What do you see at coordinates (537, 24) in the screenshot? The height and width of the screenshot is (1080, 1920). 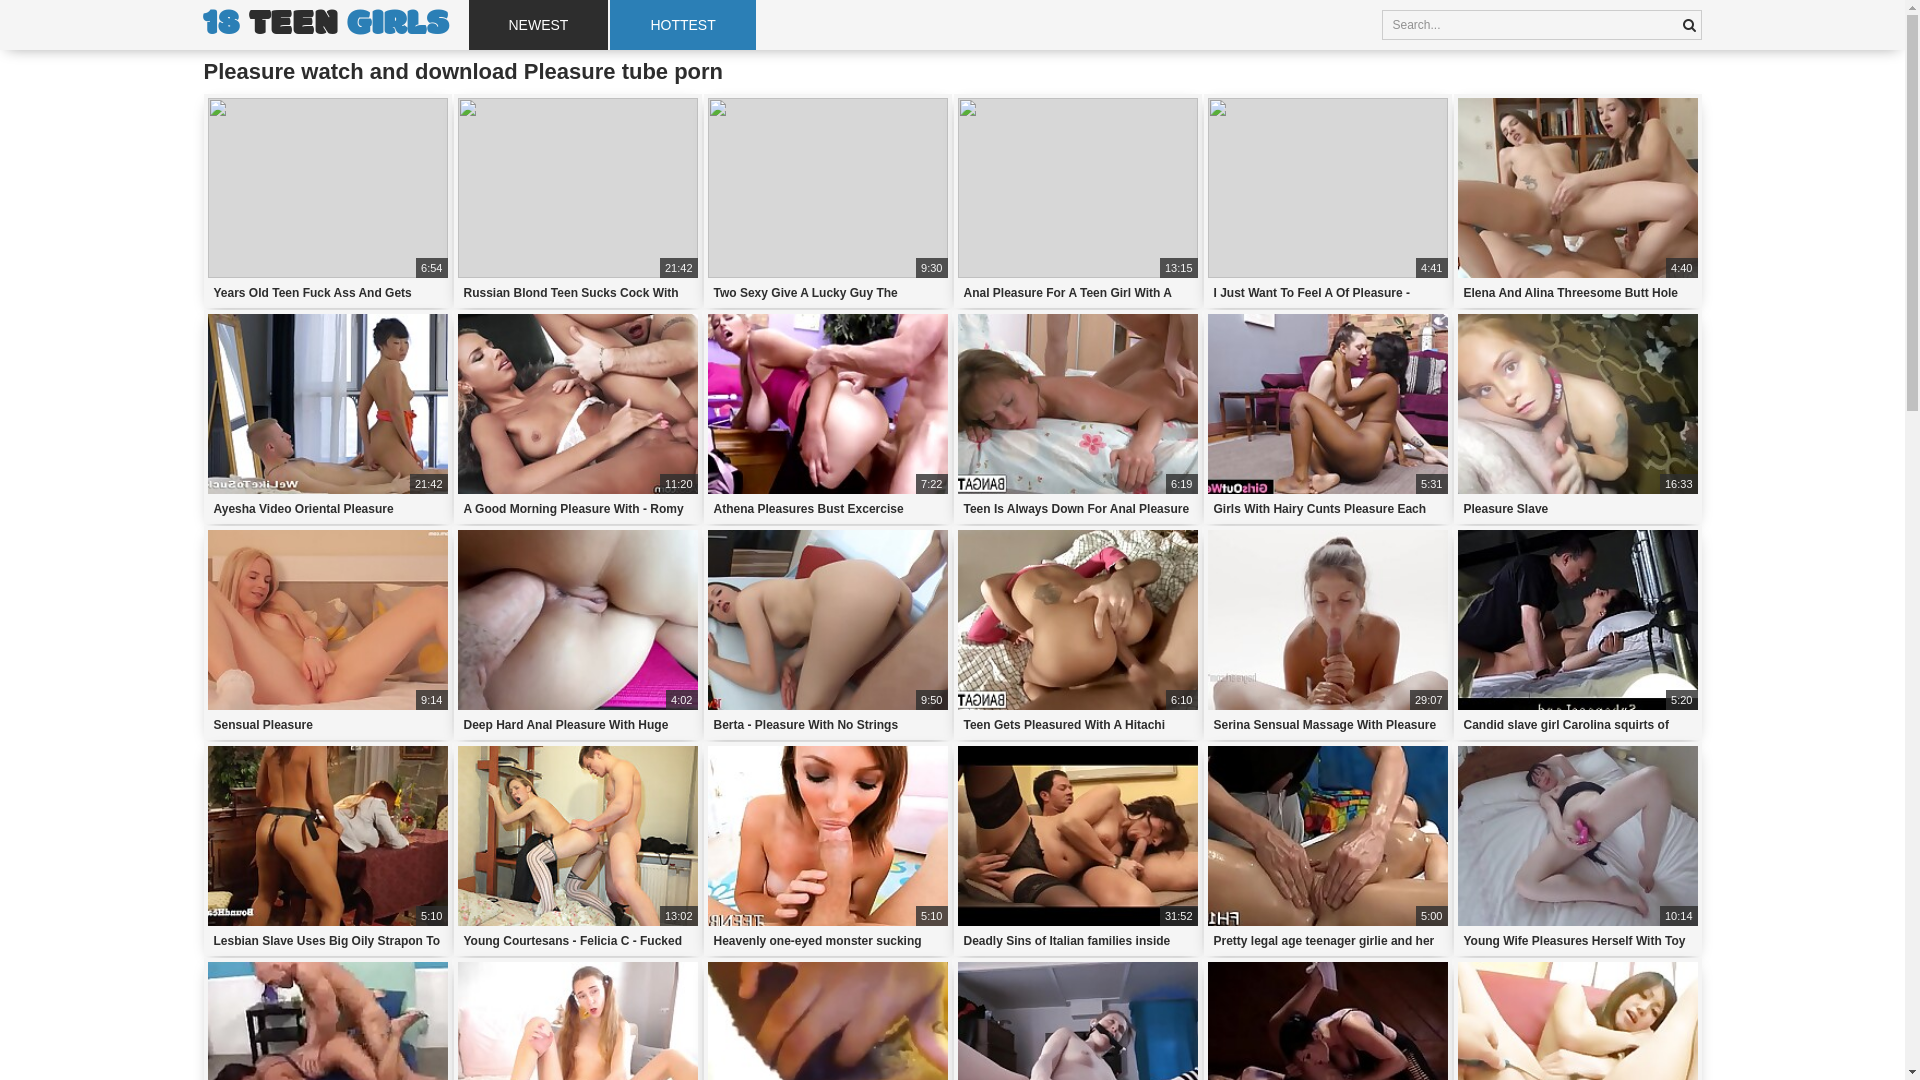 I see `'NEWEST'` at bounding box center [537, 24].